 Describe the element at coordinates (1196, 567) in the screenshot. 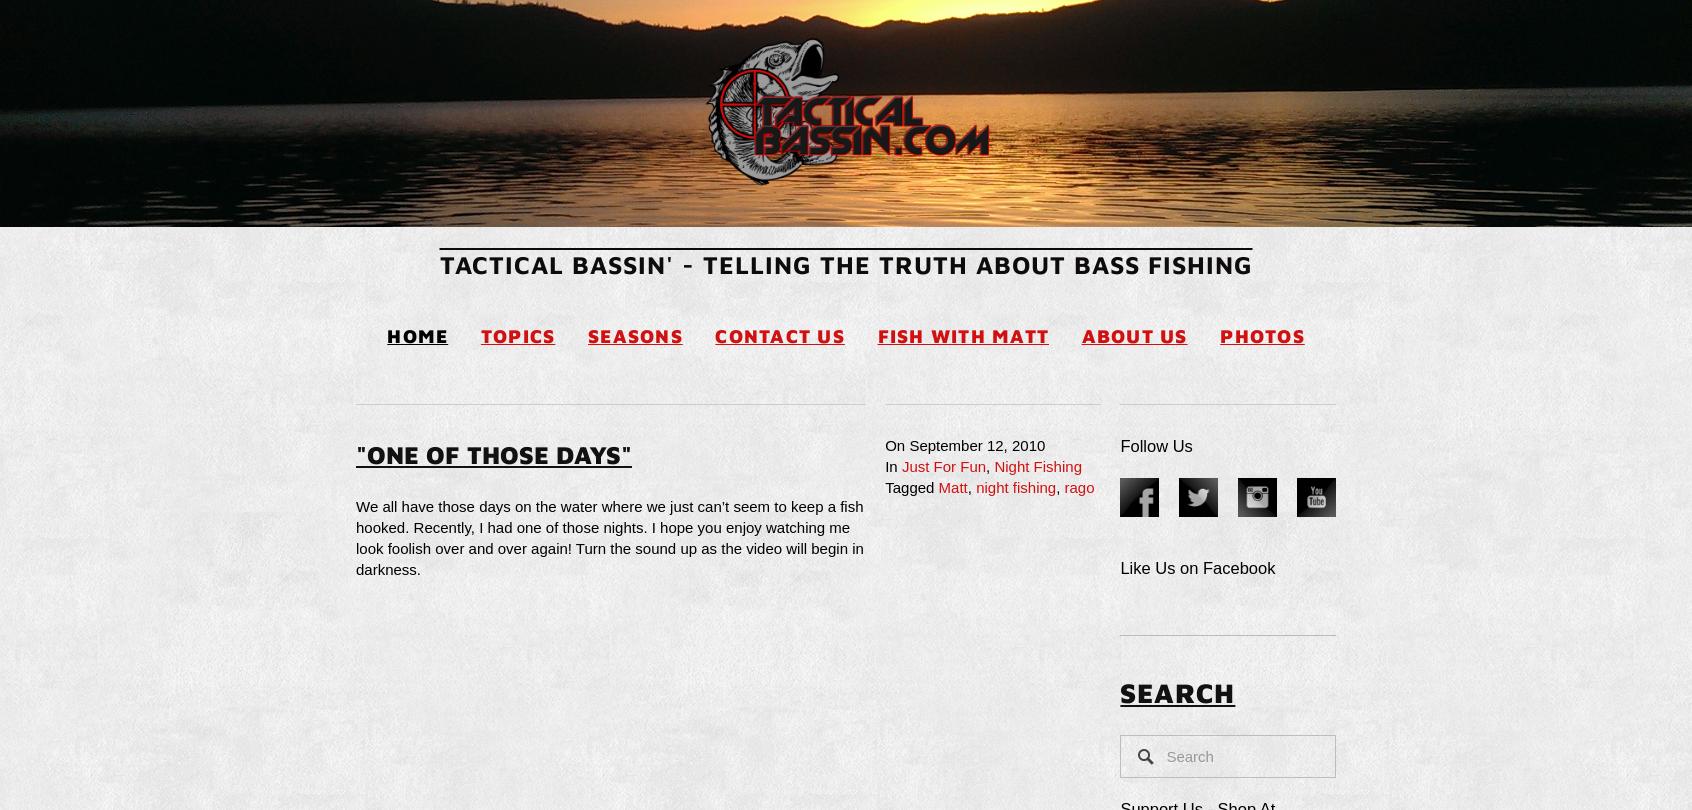

I see `'Like Us on Facebook'` at that location.